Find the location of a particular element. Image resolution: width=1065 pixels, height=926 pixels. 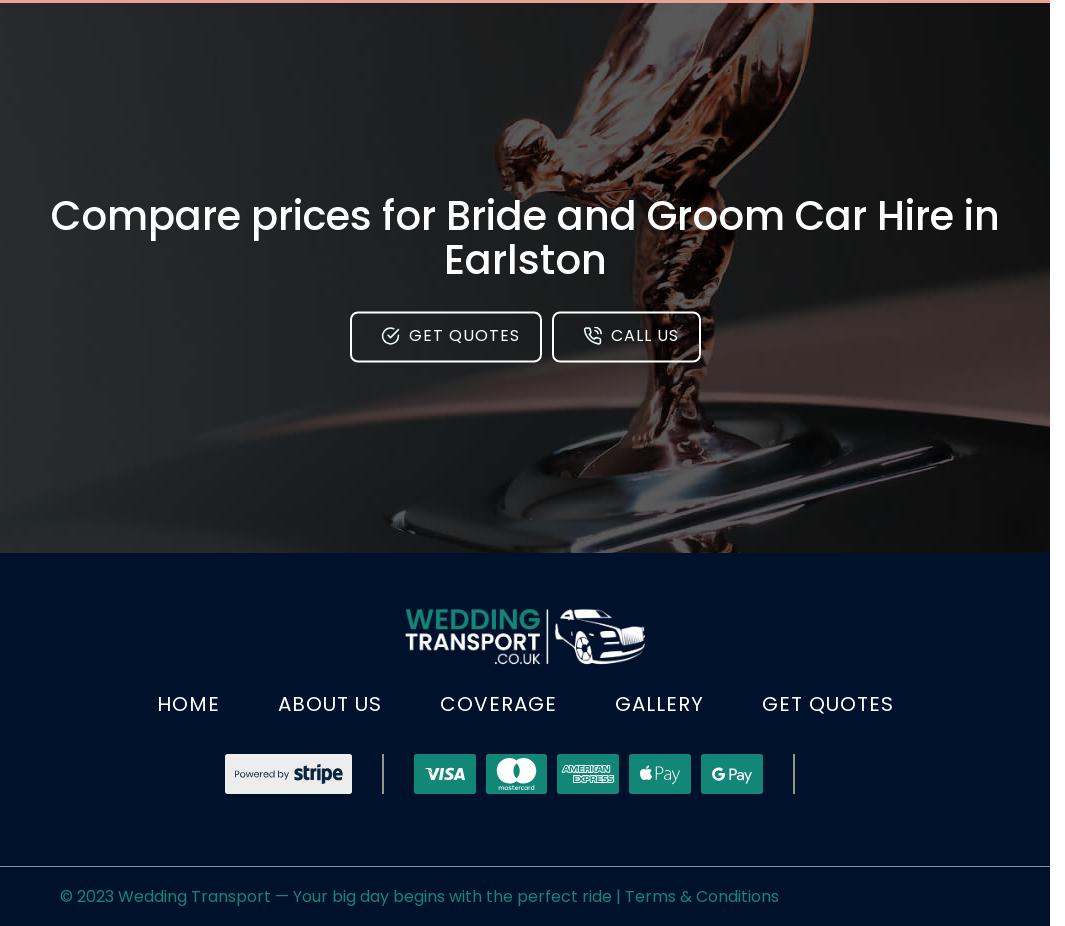

'Get Quotes' is located at coordinates (462, 334).